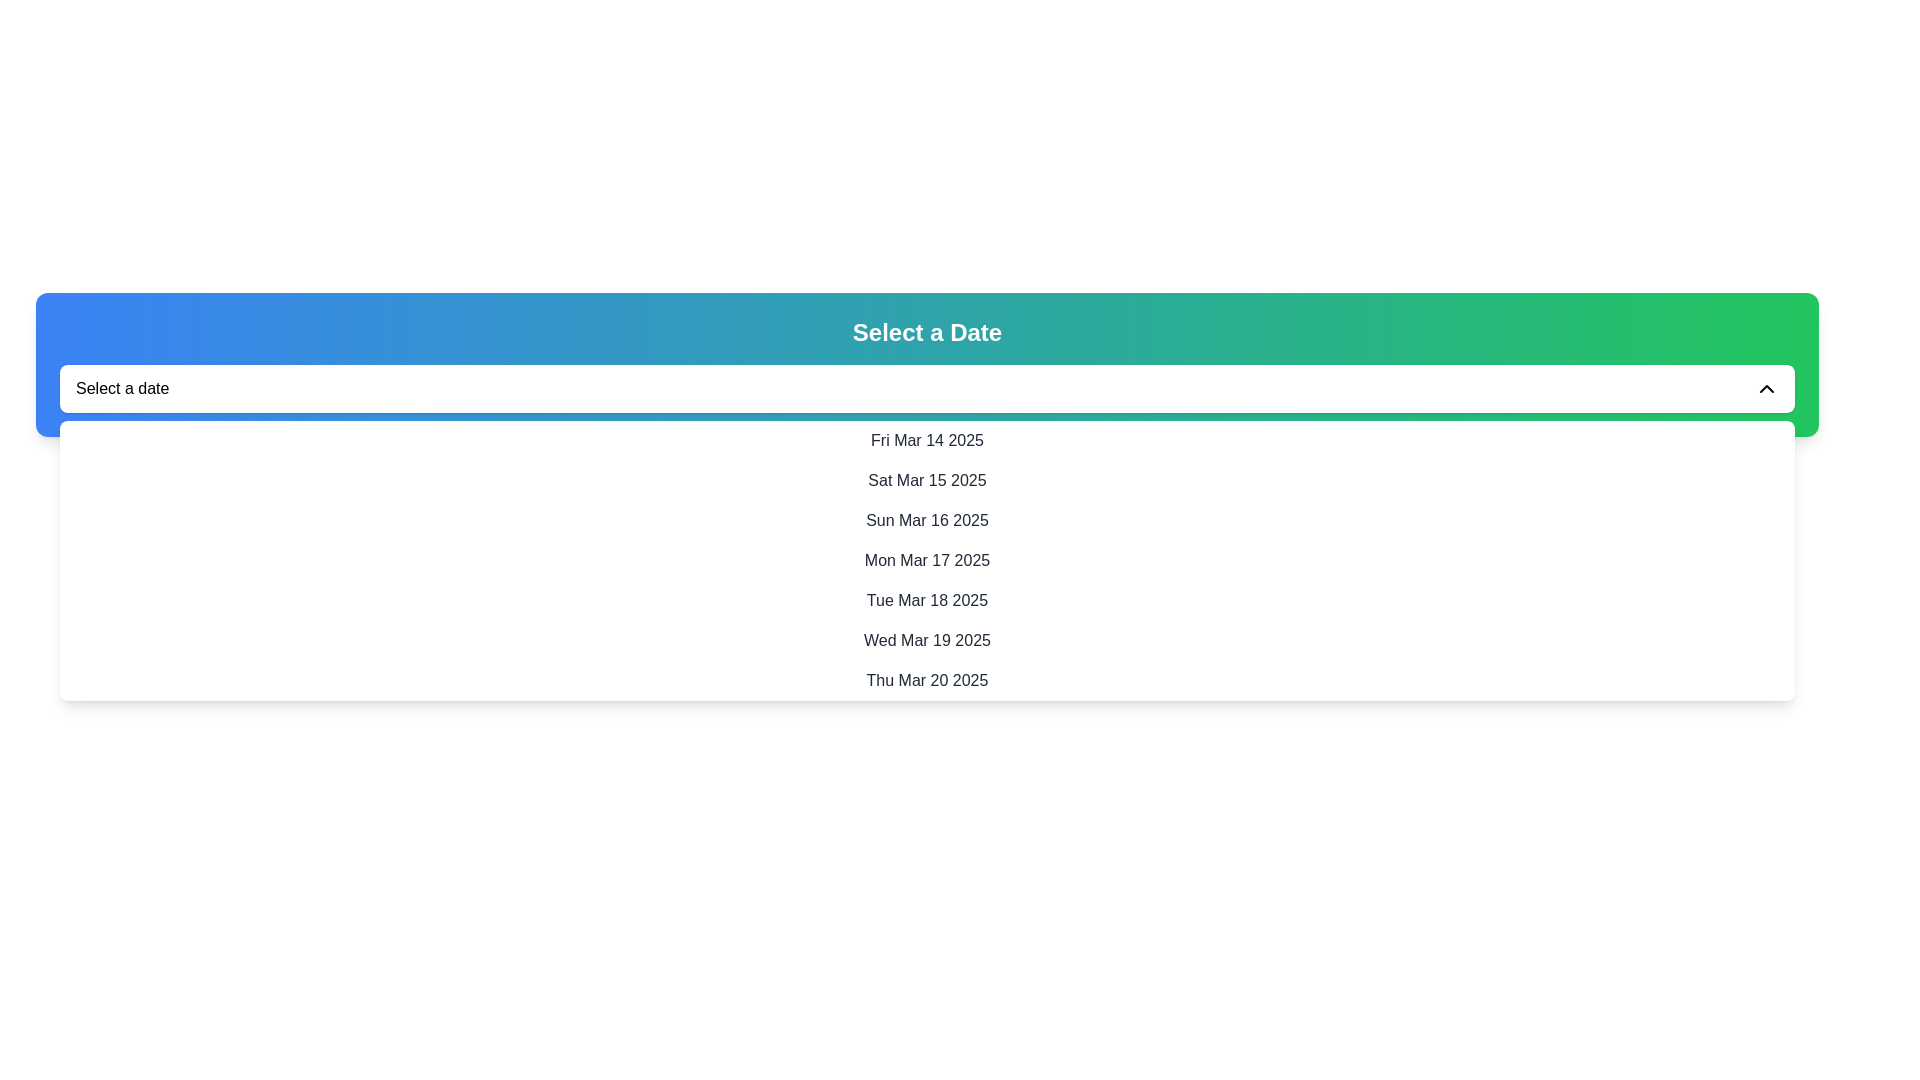 This screenshot has height=1080, width=1920. What do you see at coordinates (926, 680) in the screenshot?
I see `the selectable date option in the dropdown list, which is the last entry below 'Wed Mar 19 2025'` at bounding box center [926, 680].